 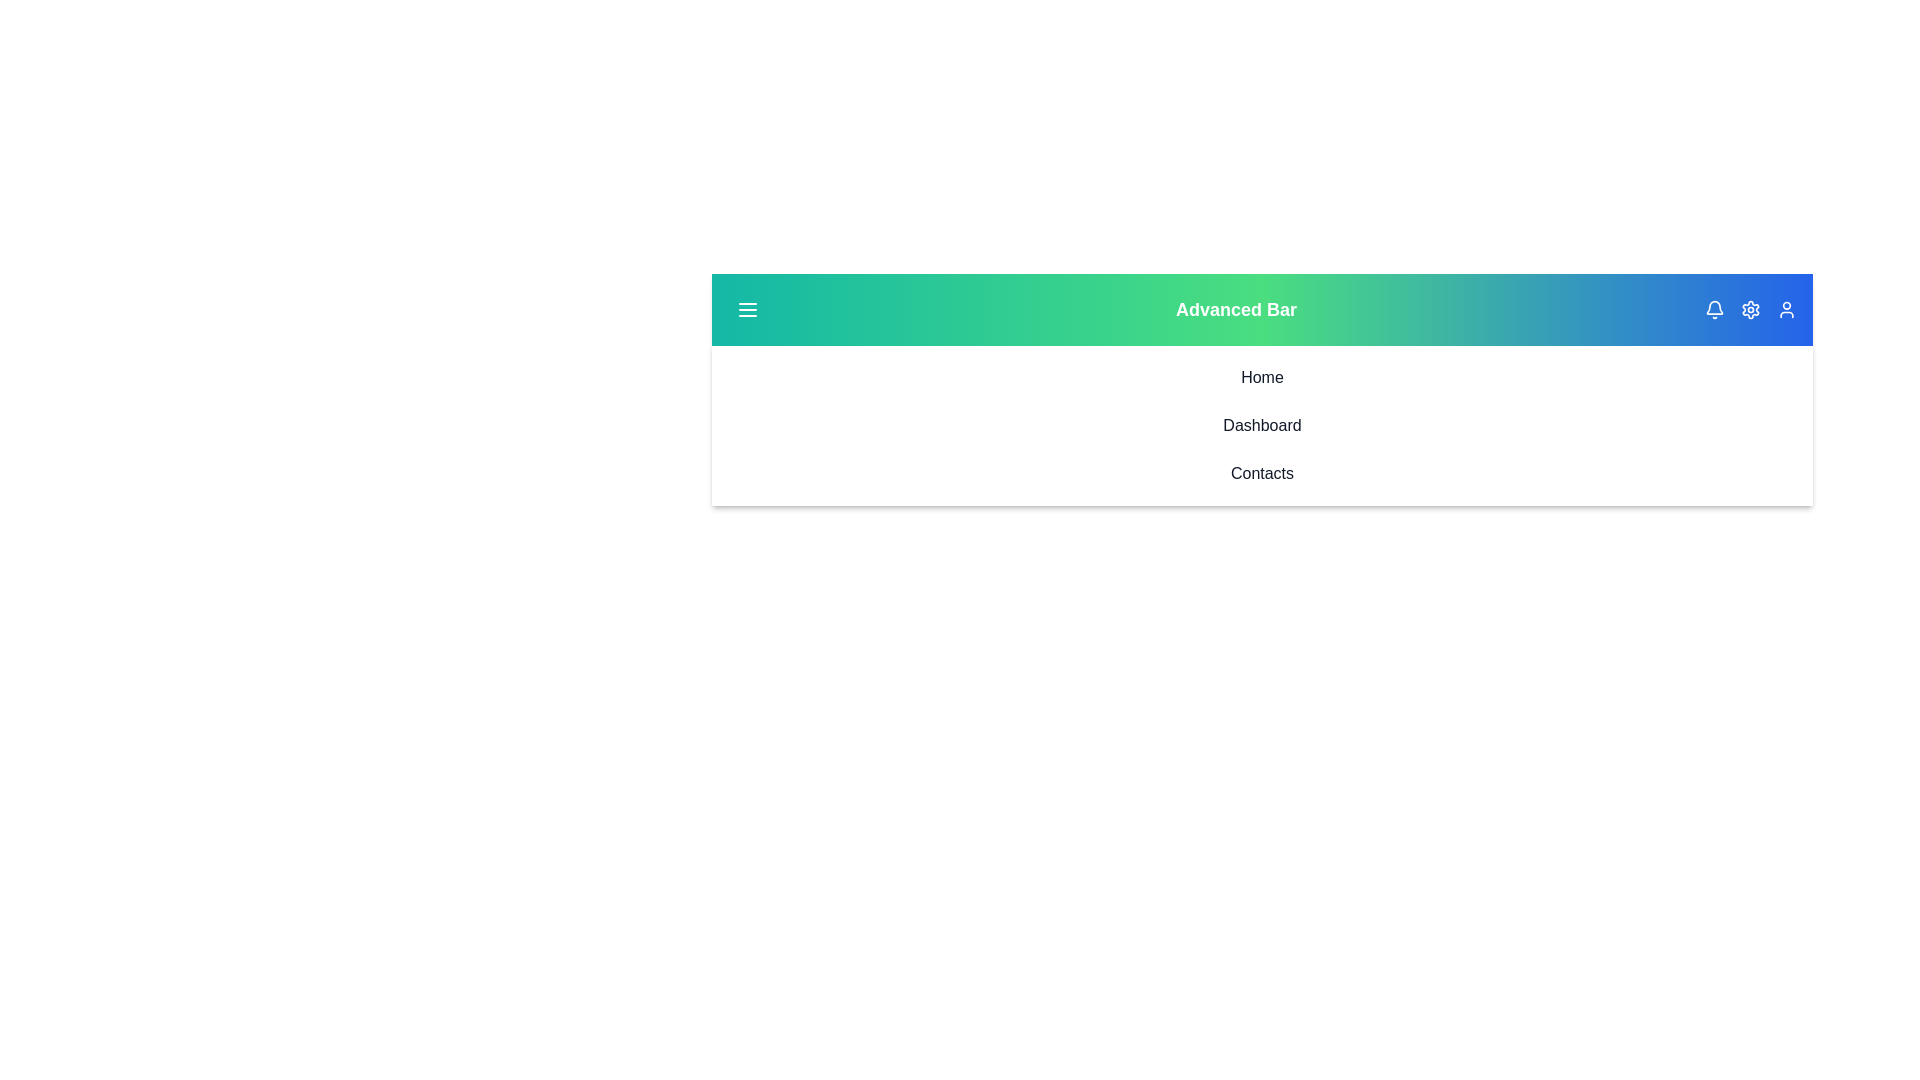 What do you see at coordinates (1261, 474) in the screenshot?
I see `the 'Contacts' list item in the menu` at bounding box center [1261, 474].